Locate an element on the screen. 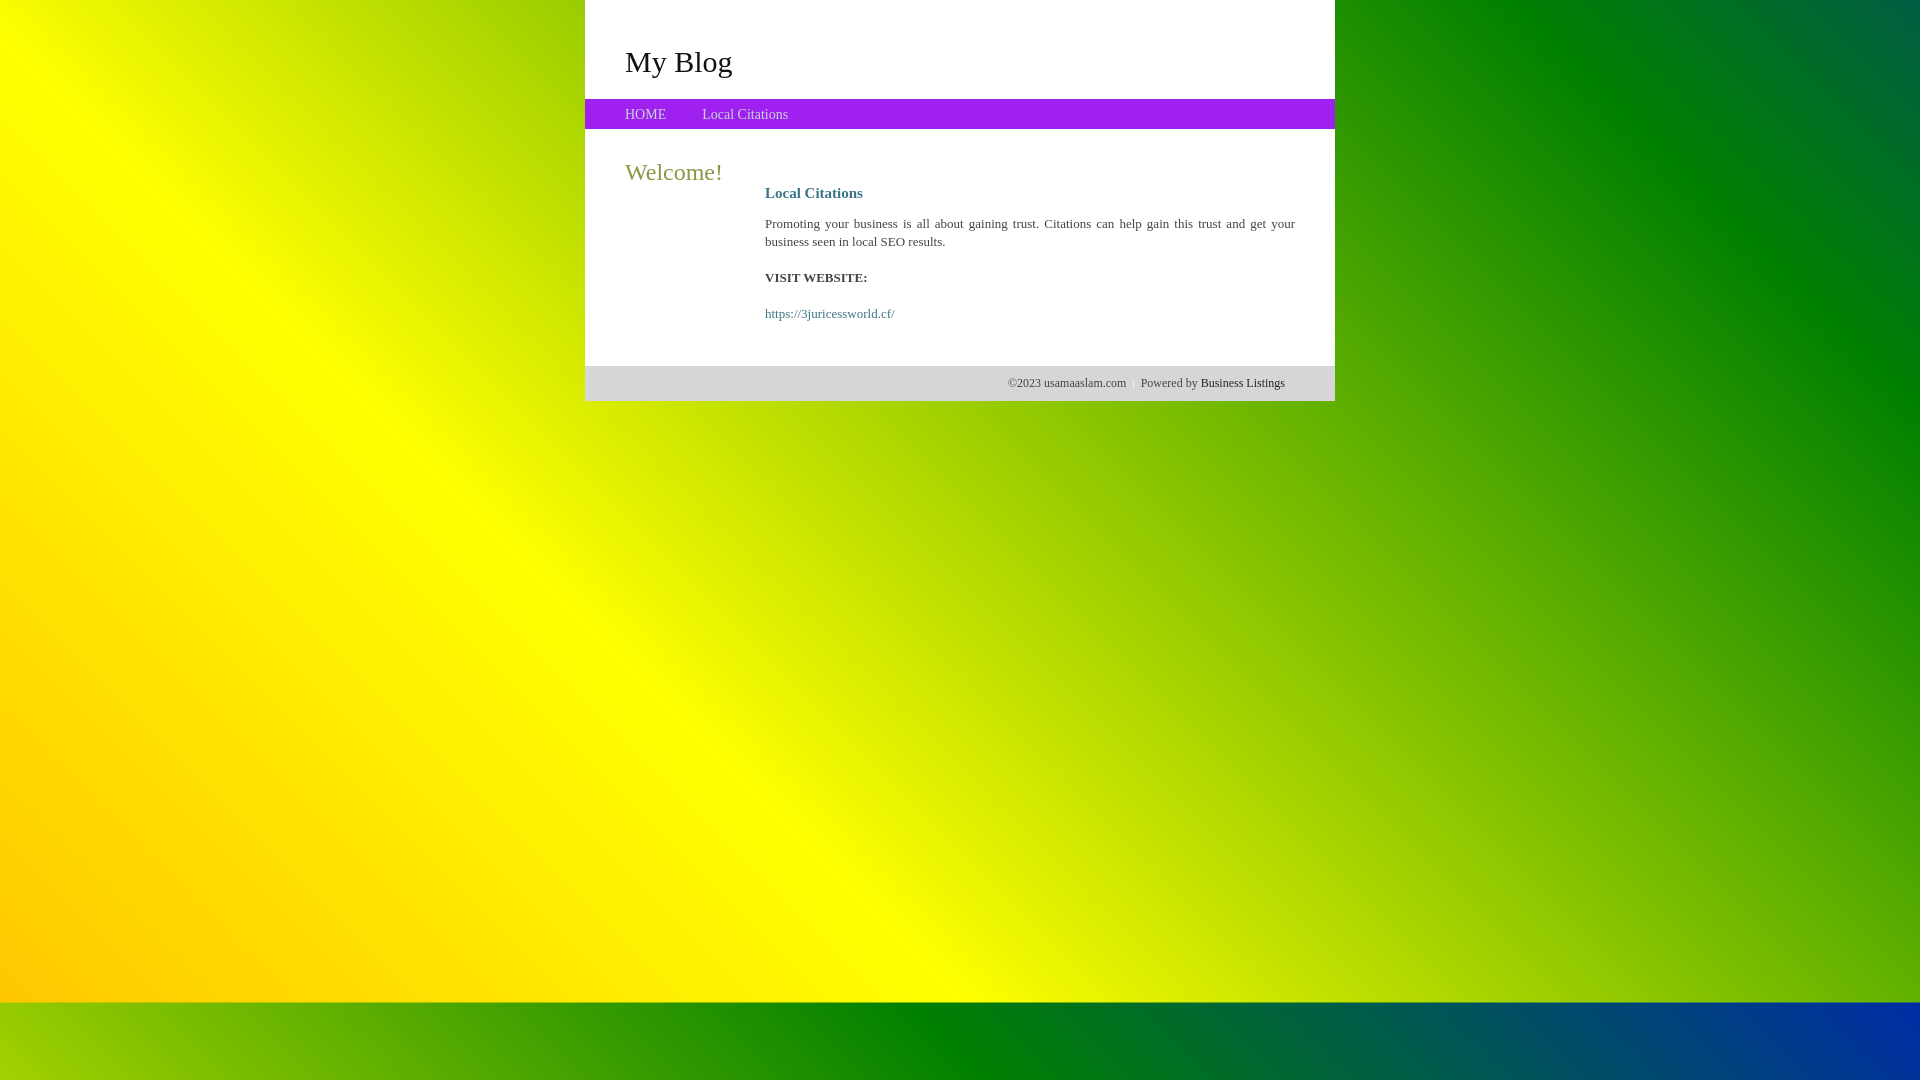 The image size is (1920, 1080). 'Business Listings' is located at coordinates (1200, 382).